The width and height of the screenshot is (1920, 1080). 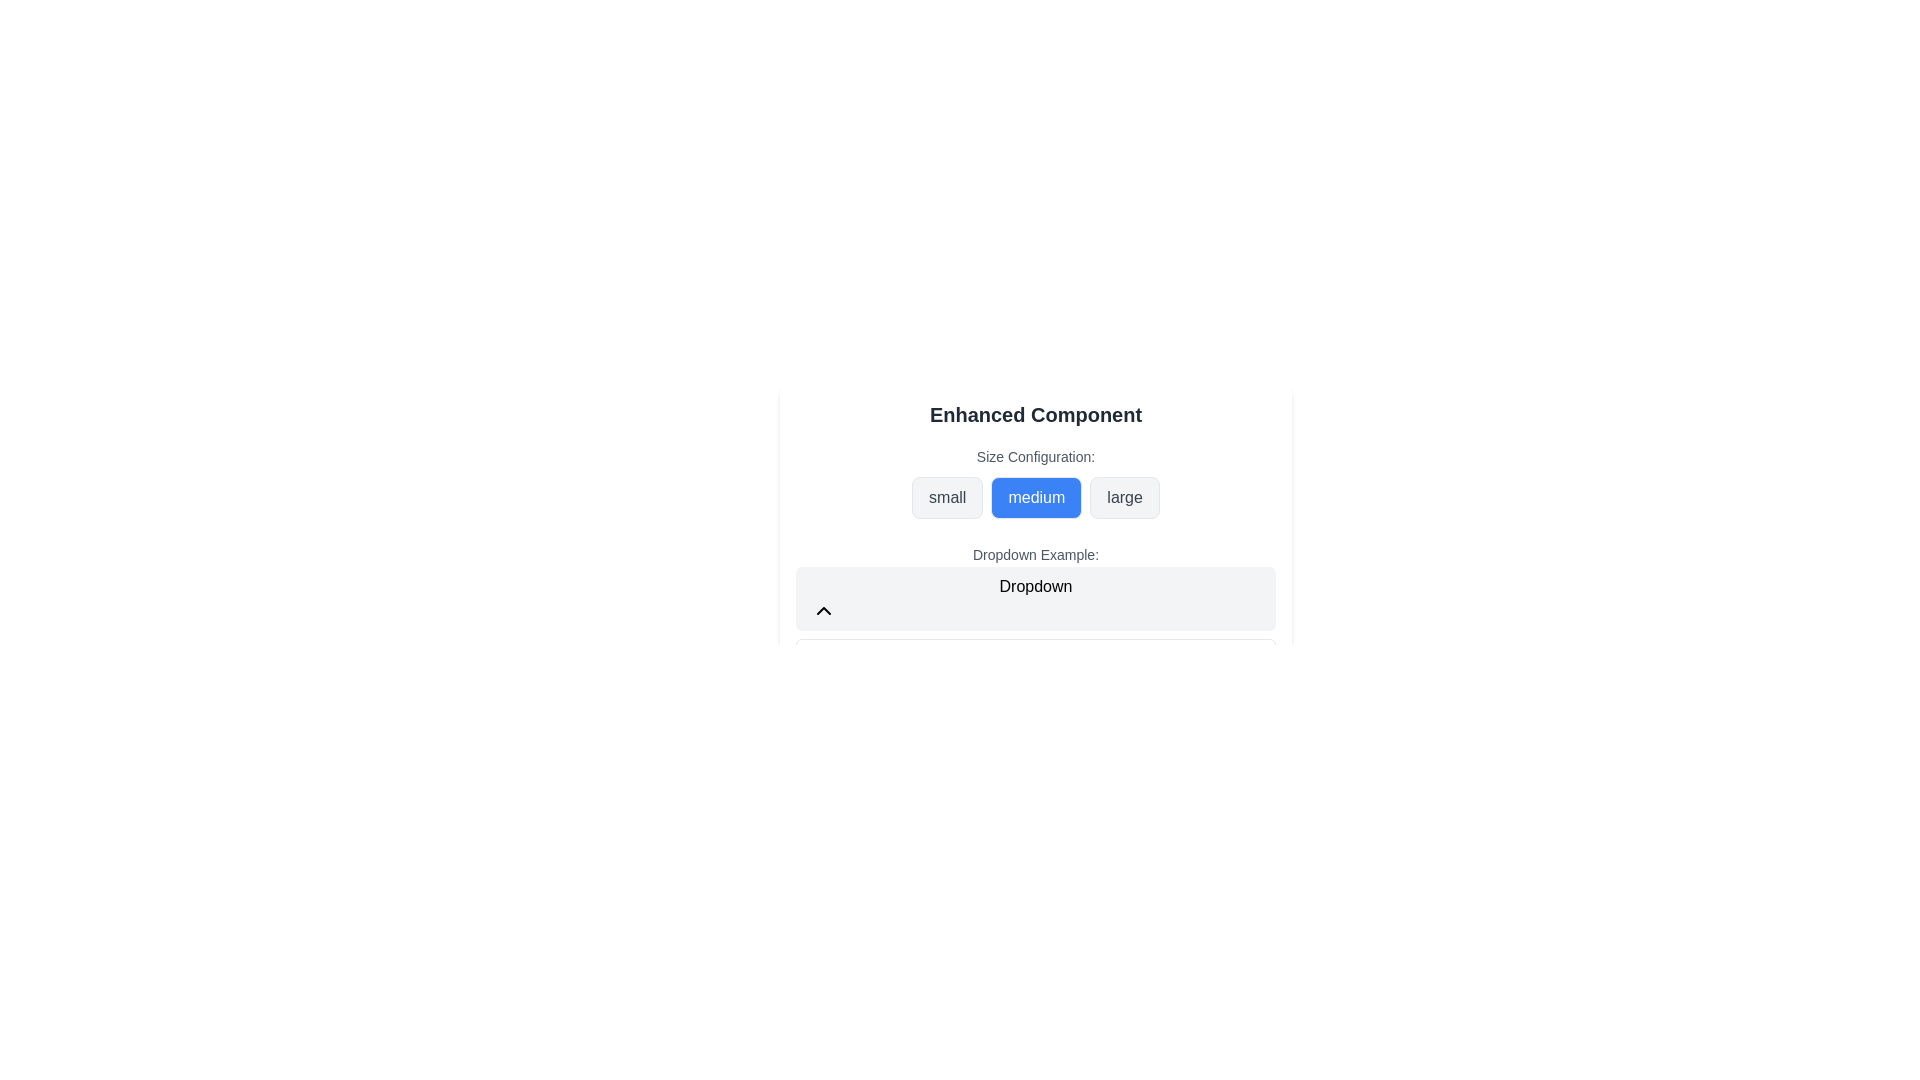 What do you see at coordinates (1036, 597) in the screenshot?
I see `the 'Dropdown' button with a gray background and rounded corners` at bounding box center [1036, 597].